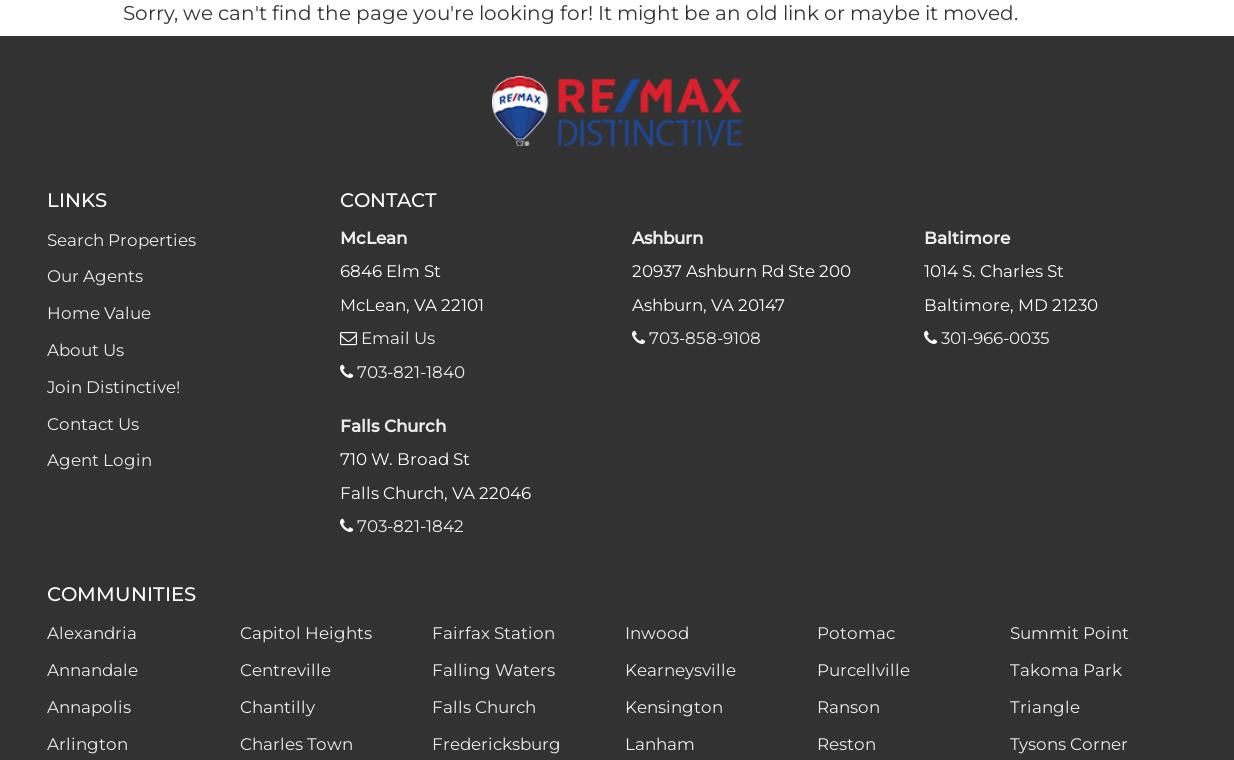  Describe the element at coordinates (993, 270) in the screenshot. I see `'1014 S. Charles St'` at that location.